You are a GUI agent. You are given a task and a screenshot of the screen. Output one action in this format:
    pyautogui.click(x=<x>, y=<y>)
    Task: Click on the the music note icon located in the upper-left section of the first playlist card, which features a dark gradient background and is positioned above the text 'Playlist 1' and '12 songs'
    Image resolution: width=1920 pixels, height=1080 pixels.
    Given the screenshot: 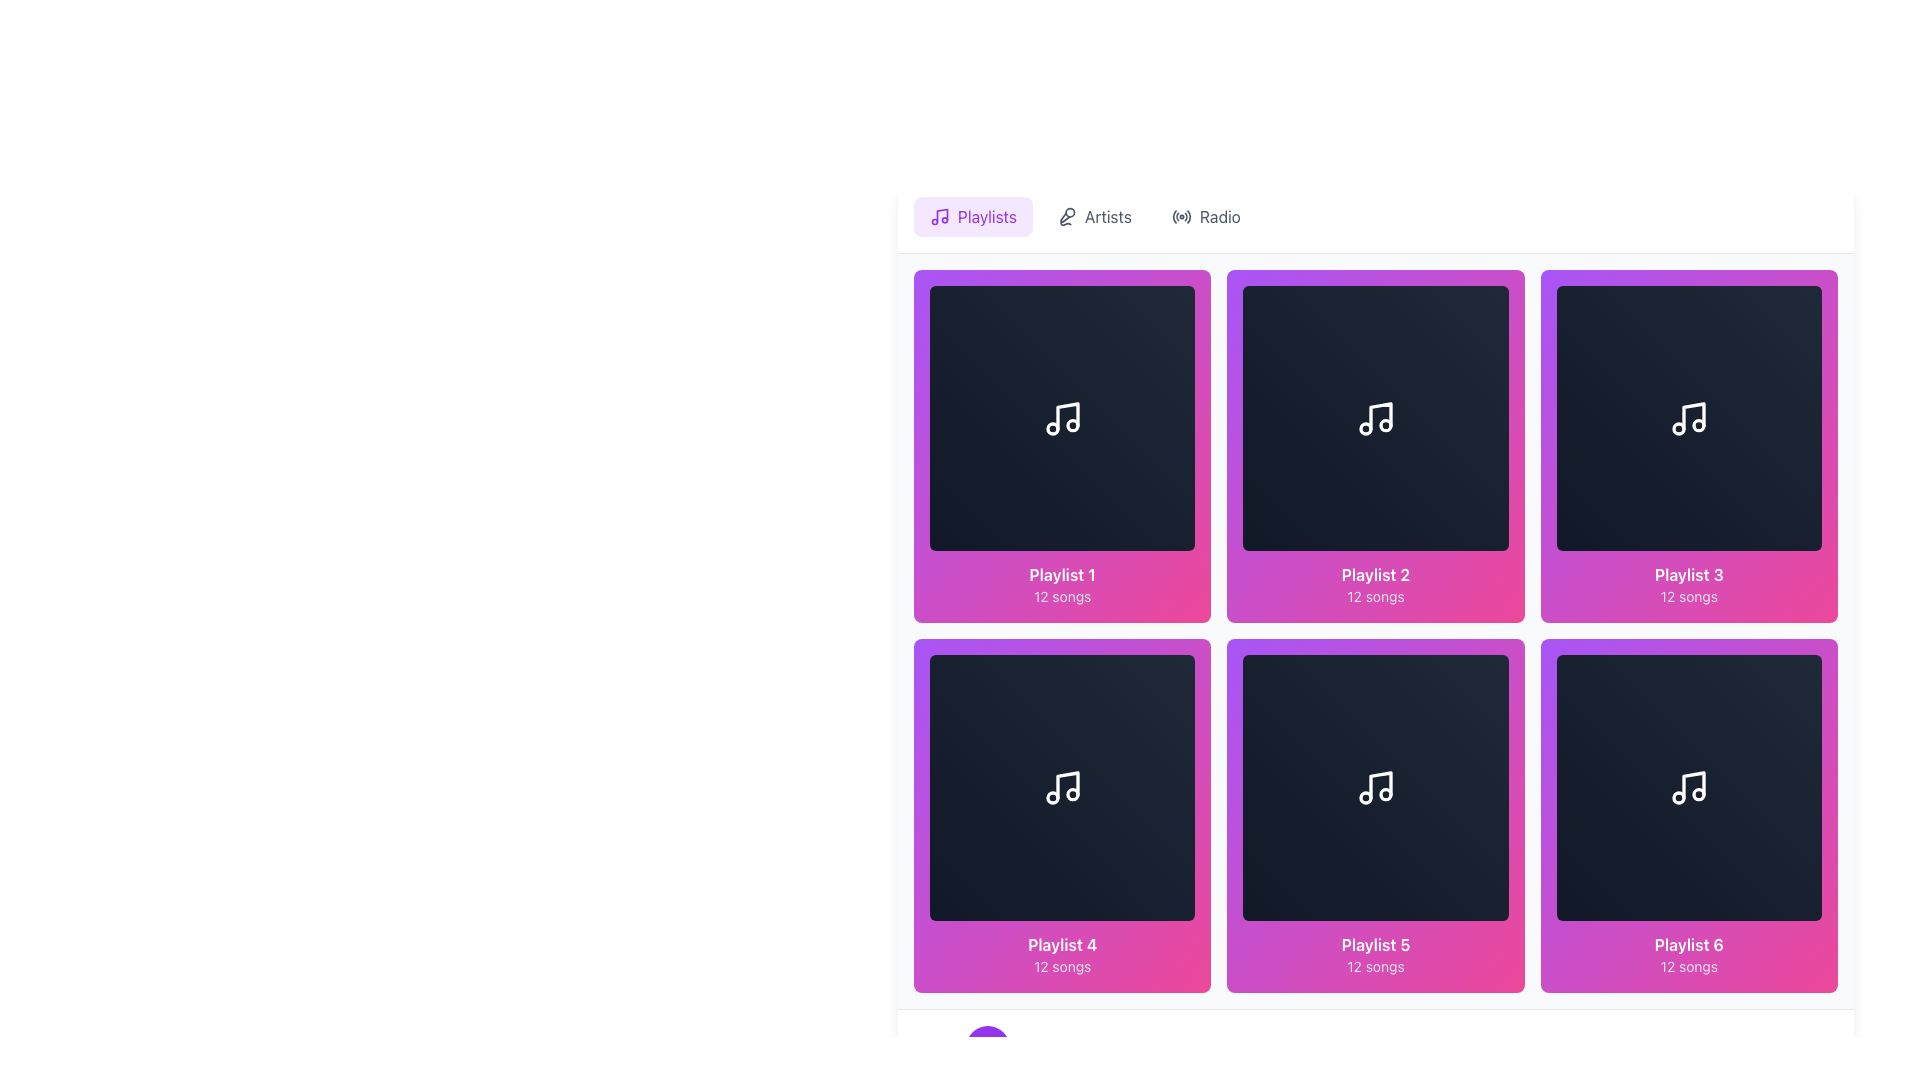 What is the action you would take?
    pyautogui.click(x=1061, y=417)
    